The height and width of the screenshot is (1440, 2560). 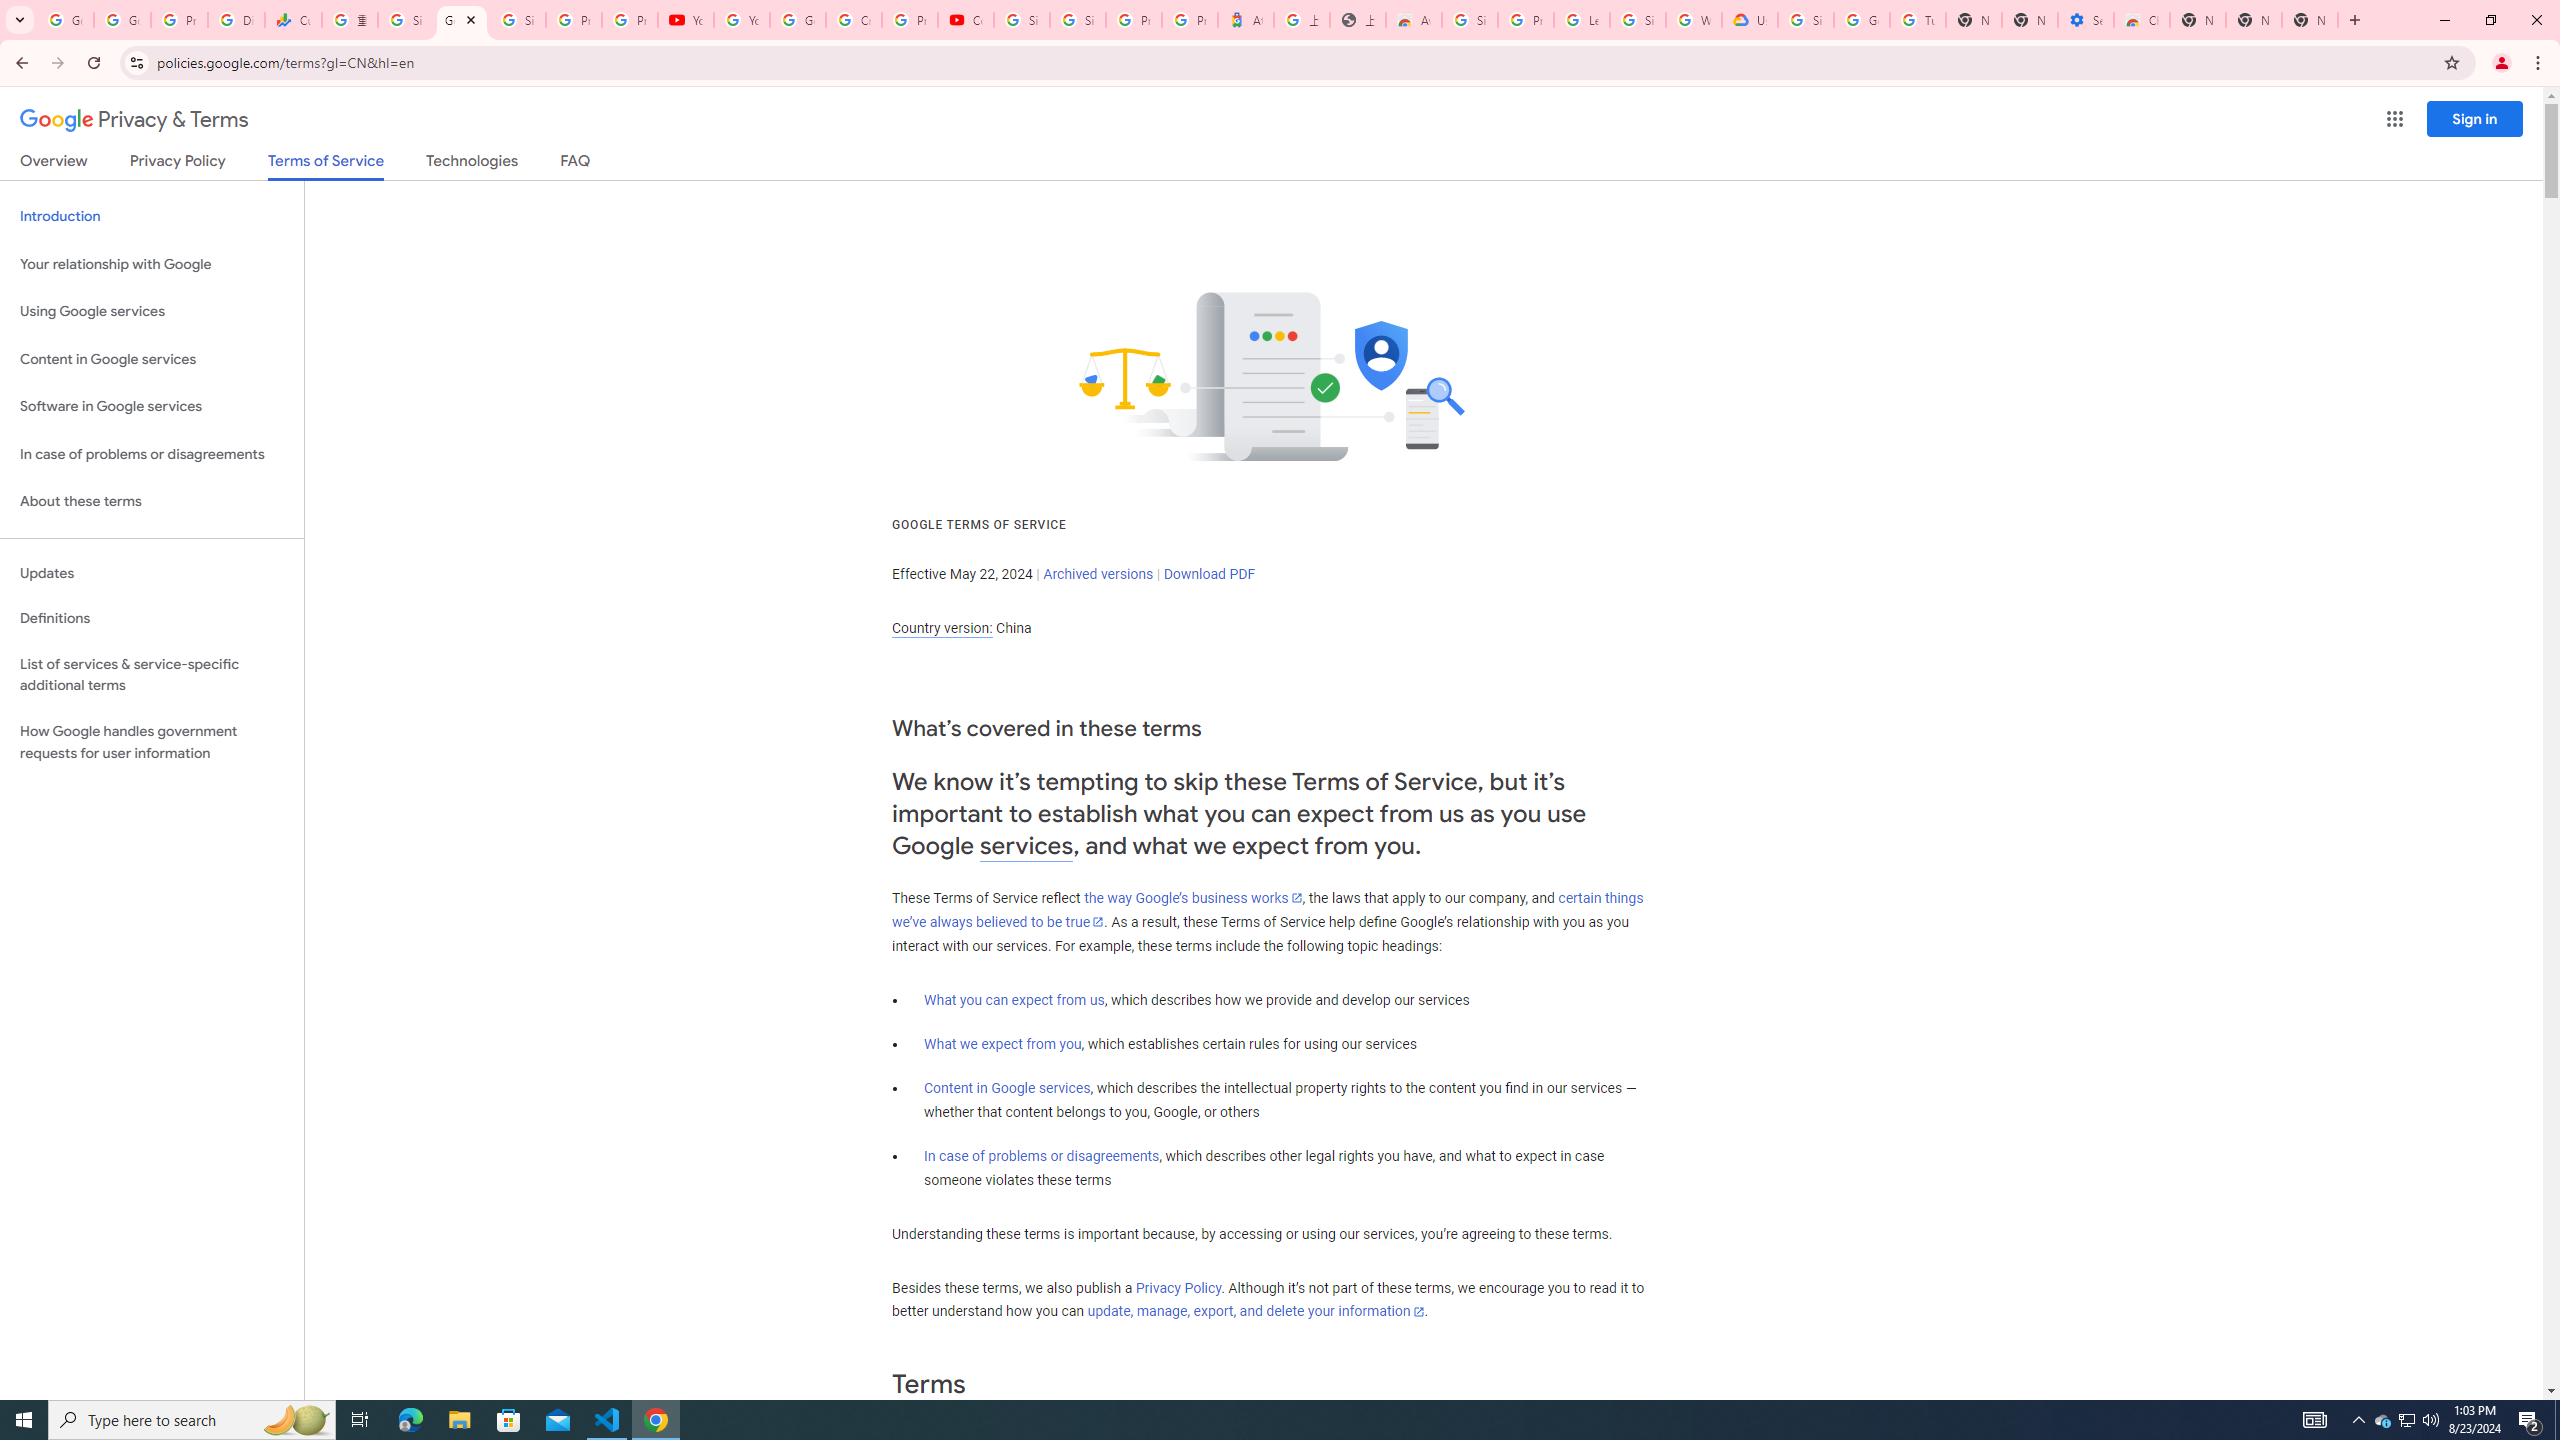 What do you see at coordinates (1015, 999) in the screenshot?
I see `'What you can expect from us'` at bounding box center [1015, 999].